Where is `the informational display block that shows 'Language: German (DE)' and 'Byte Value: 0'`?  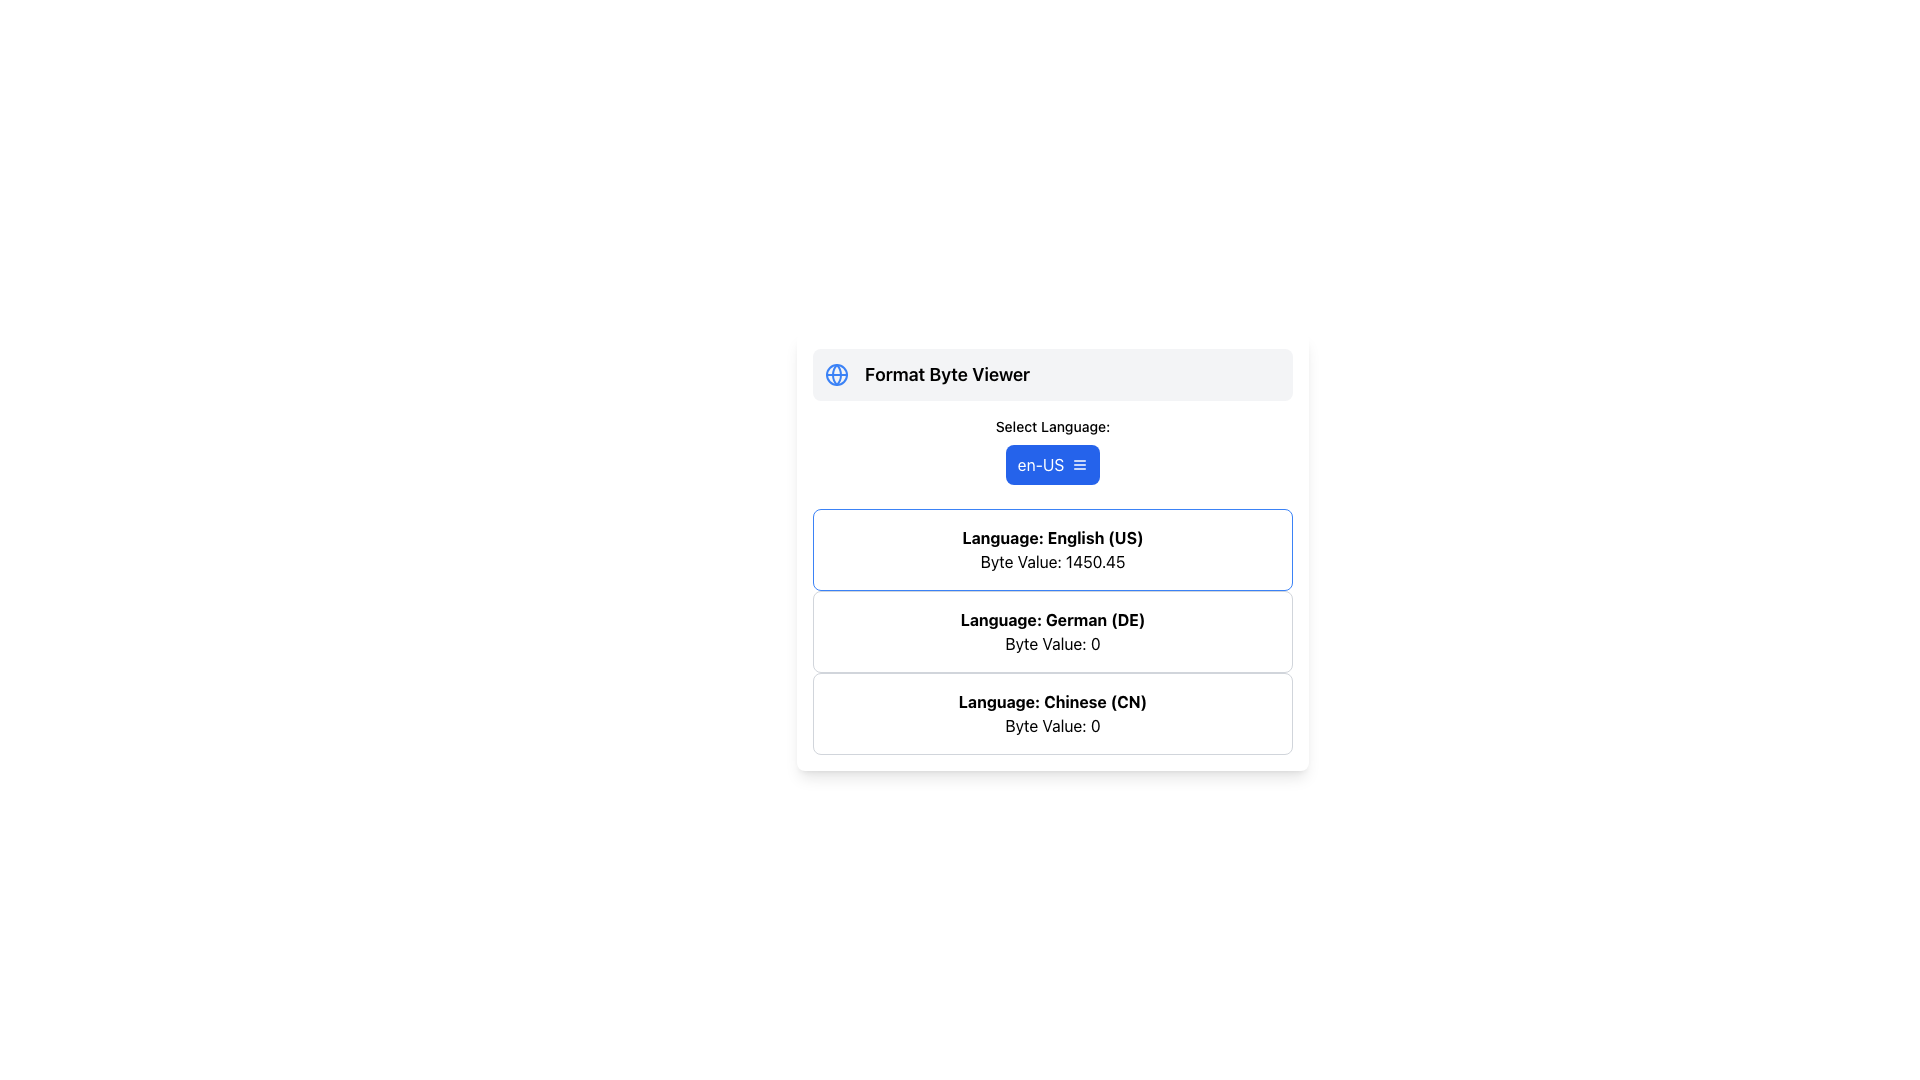 the informational display block that shows 'Language: German (DE)' and 'Byte Value: 0' is located at coordinates (1051, 632).